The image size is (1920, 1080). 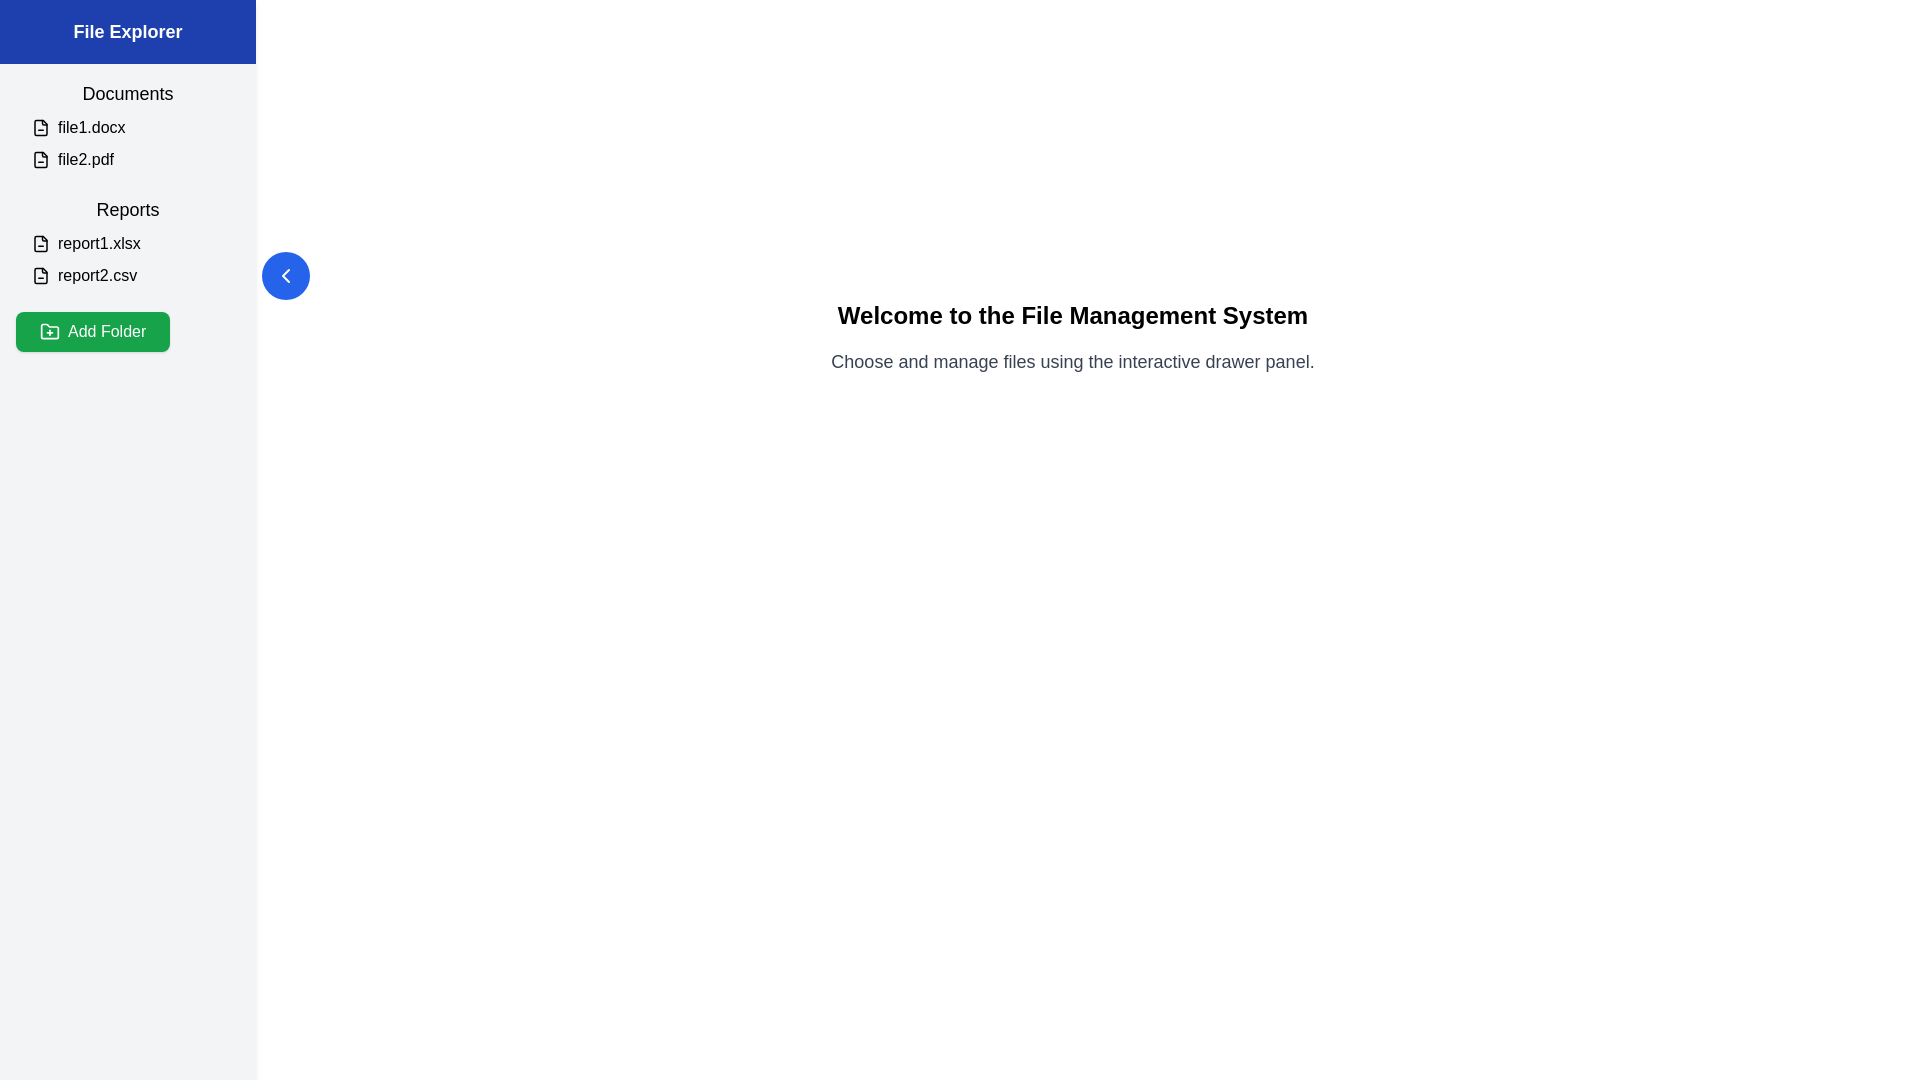 What do you see at coordinates (134, 127) in the screenshot?
I see `the file entry named 'file1.docx' located in the Documents section of the left-hand navigation pane` at bounding box center [134, 127].